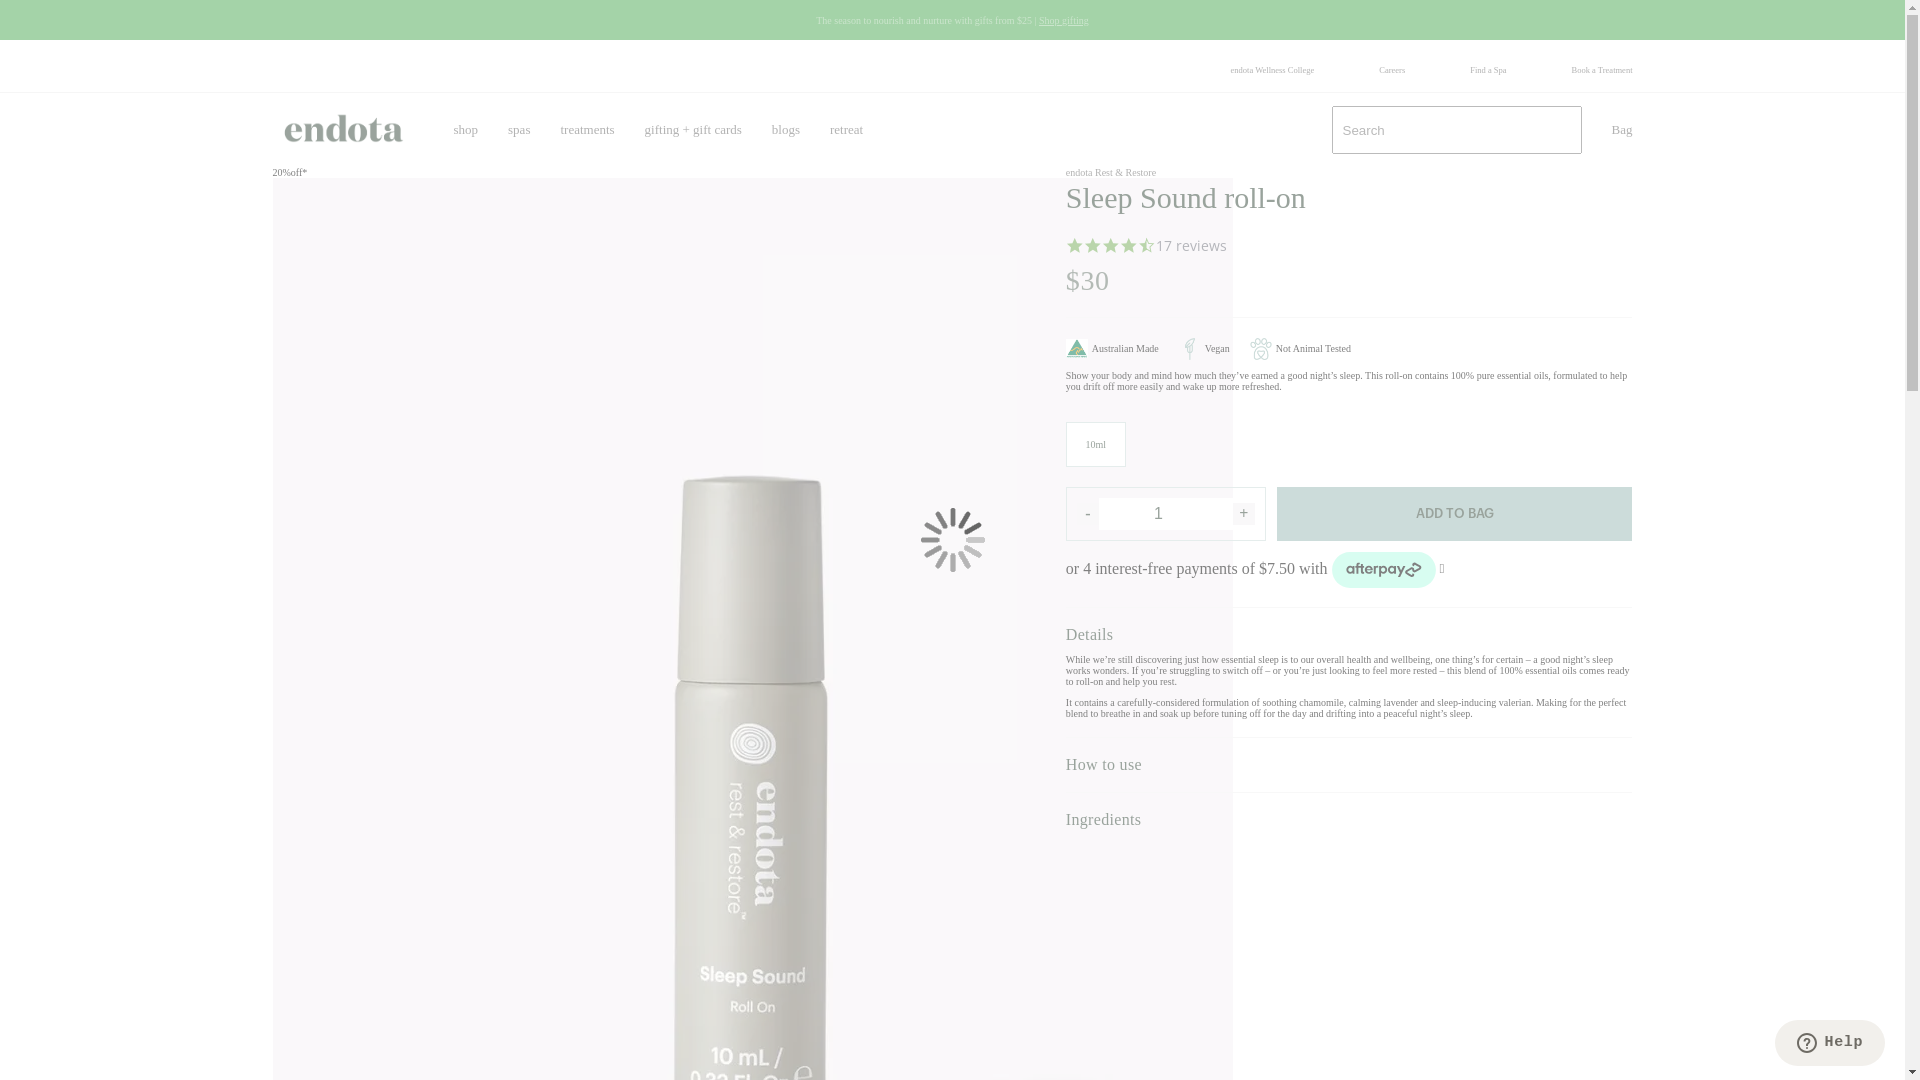 The height and width of the screenshot is (1080, 1920). I want to click on 'gifting + gift cards', so click(693, 130).